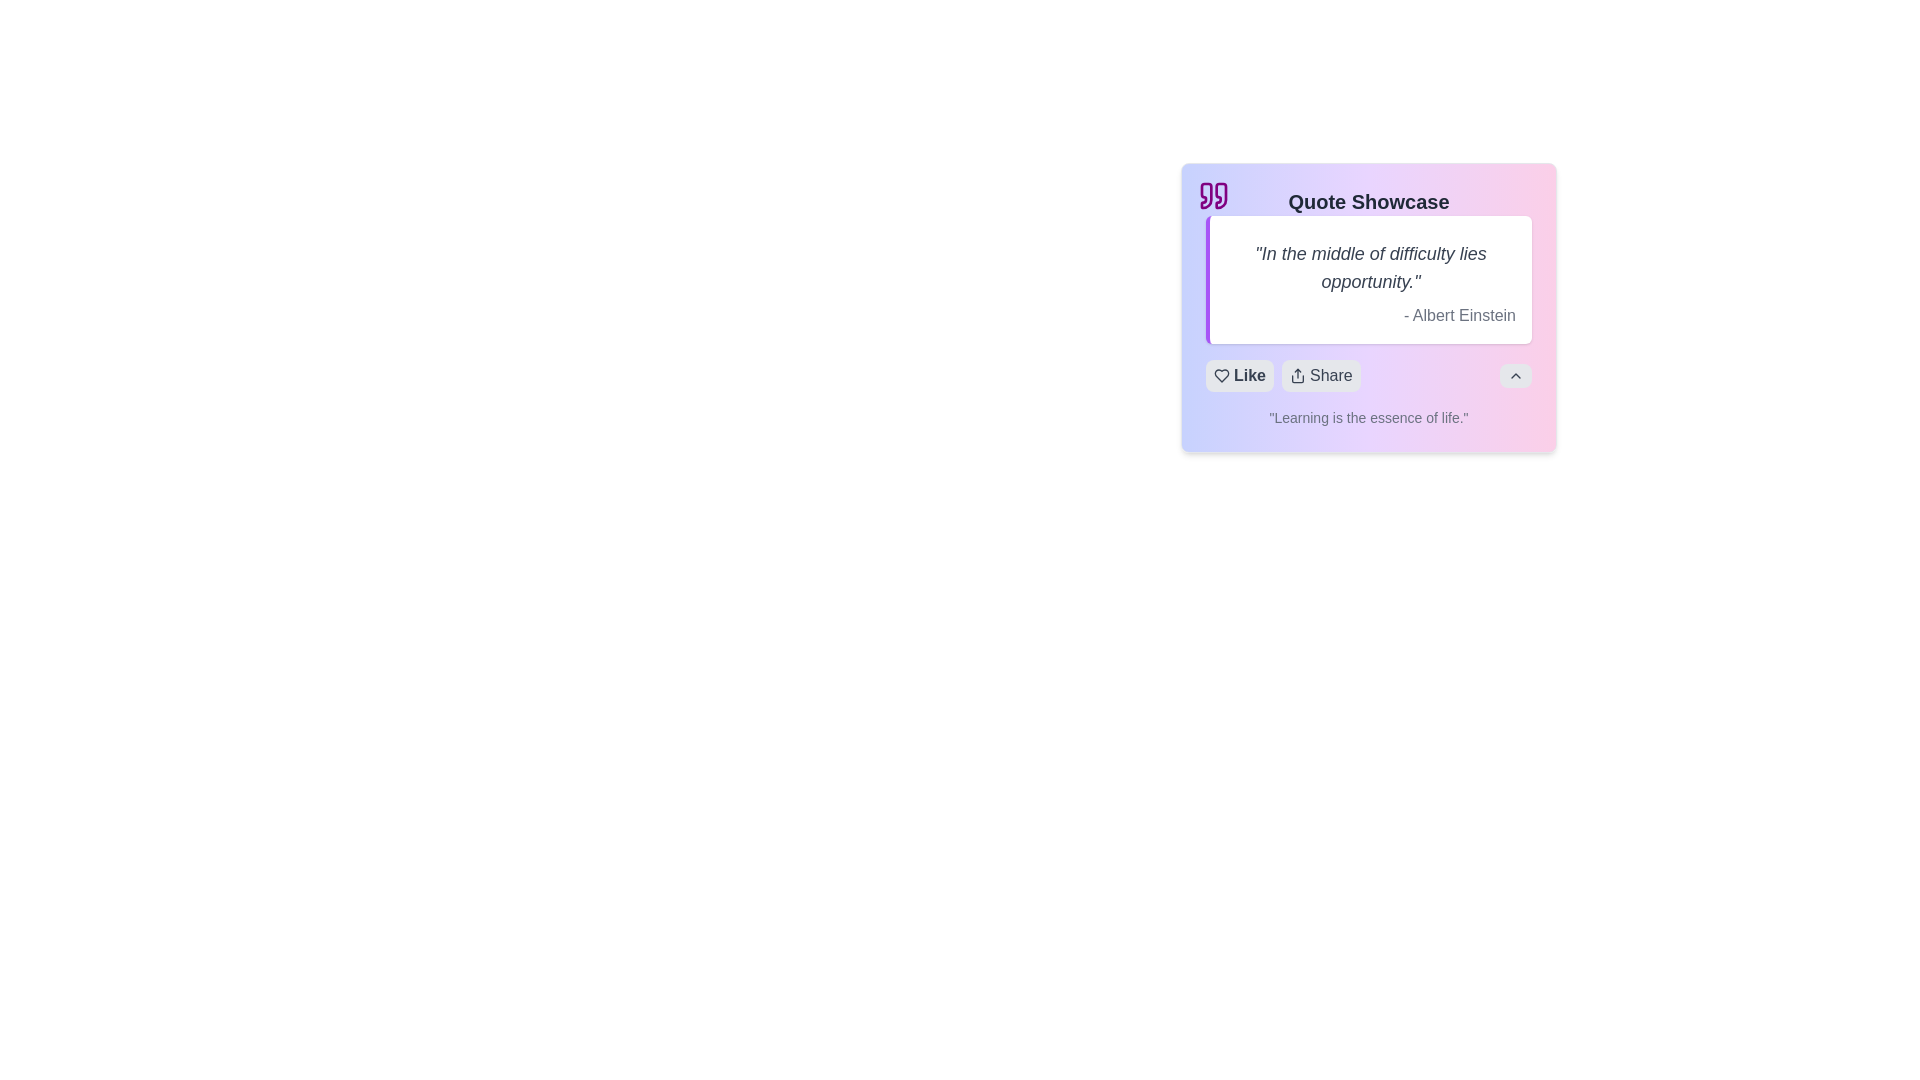 Image resolution: width=1920 pixels, height=1080 pixels. What do you see at coordinates (1238, 375) in the screenshot?
I see `the 'Like' button located at the bottom-left corner of the button group, which features a heart icon and is styled with rounded corners and a light gray background` at bounding box center [1238, 375].